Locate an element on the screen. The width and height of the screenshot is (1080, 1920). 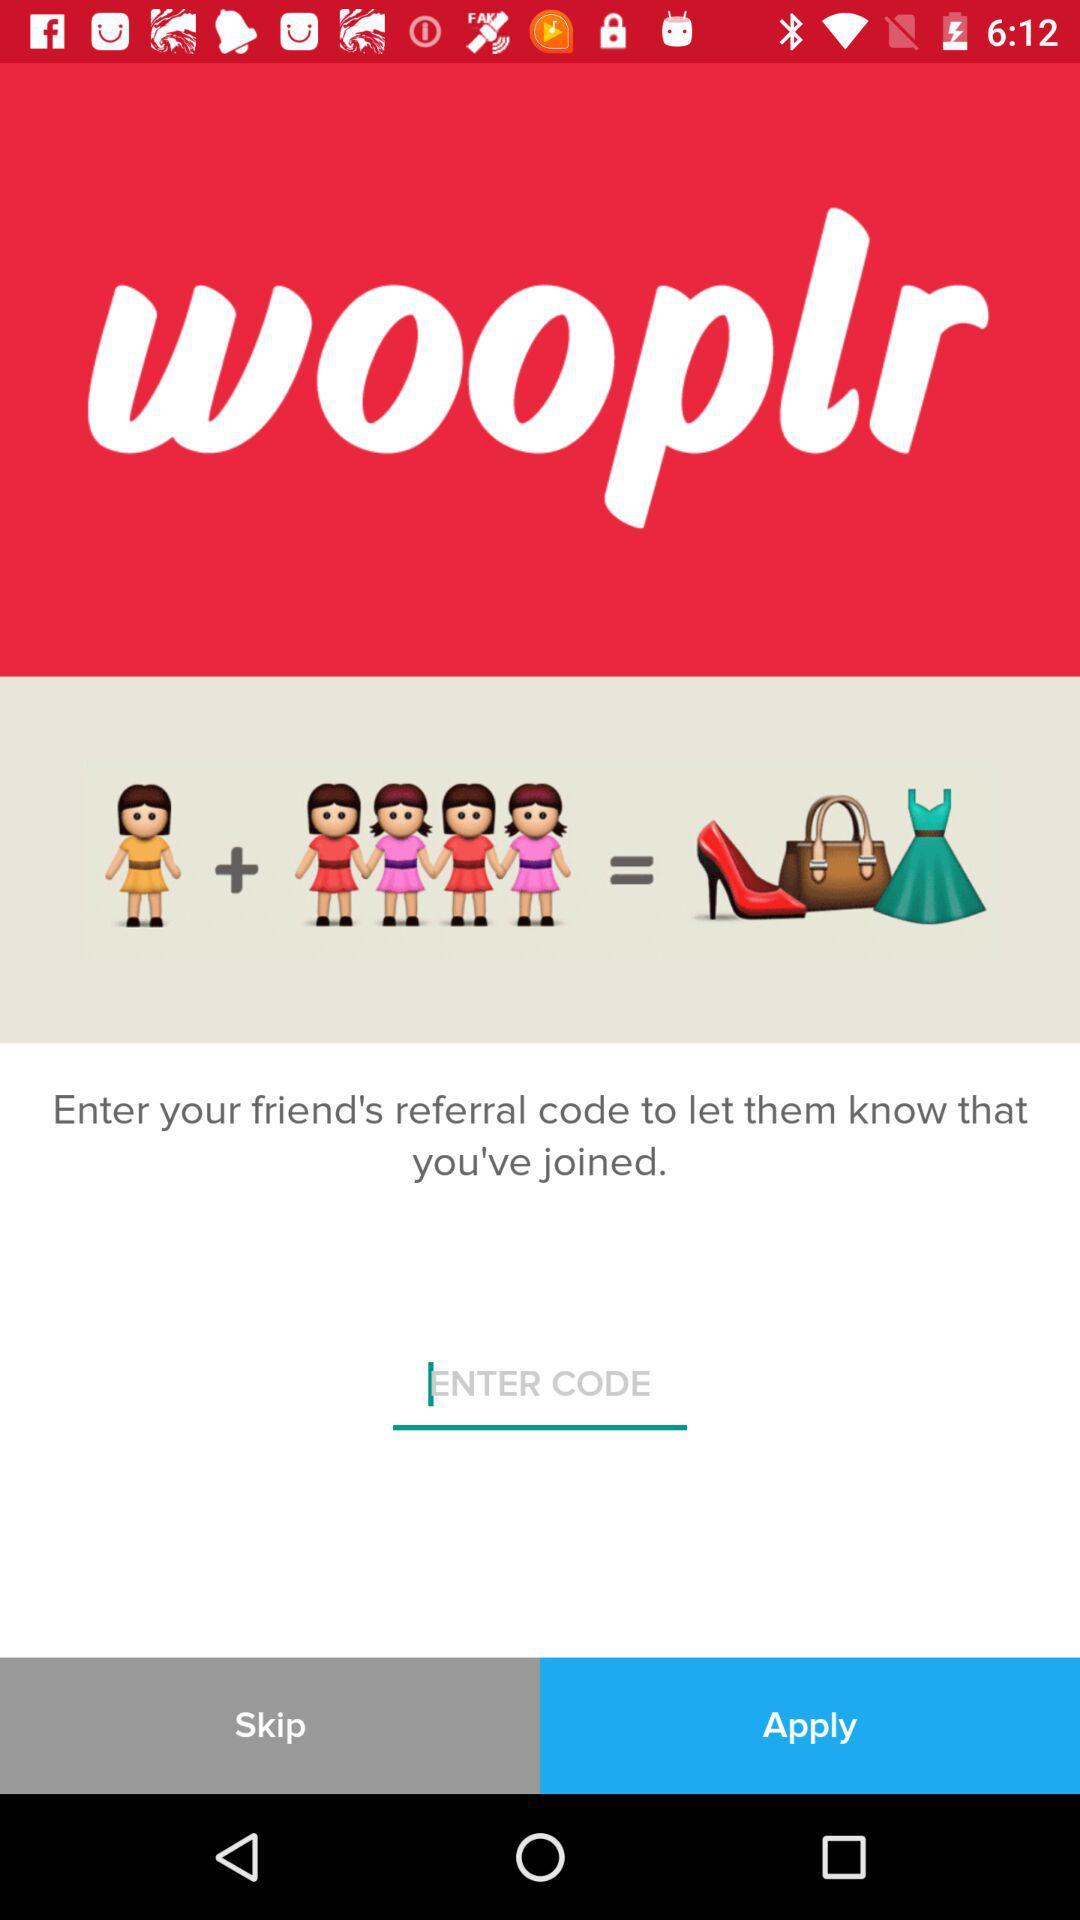
apply is located at coordinates (810, 1724).